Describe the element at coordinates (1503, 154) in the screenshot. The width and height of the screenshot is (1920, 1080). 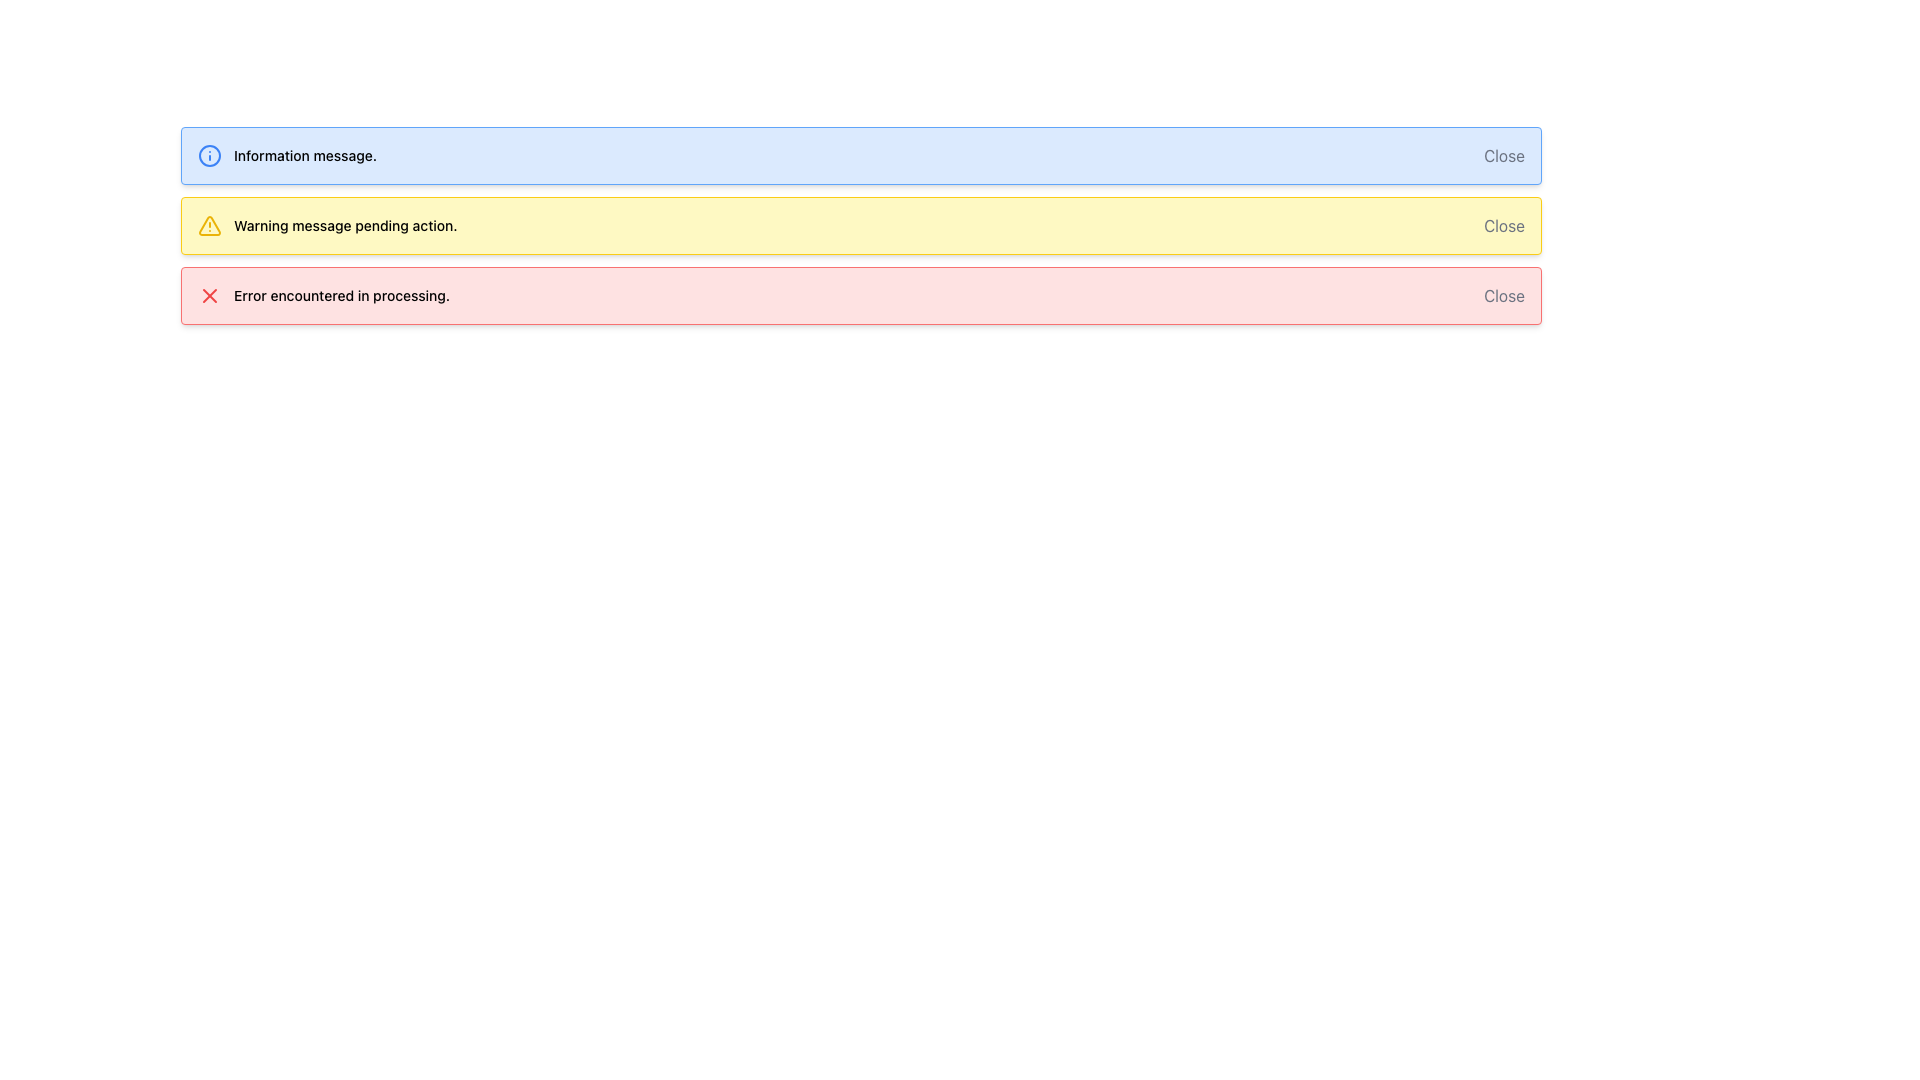
I see `the 'Close' button located at the upper right corner of the blue notification box` at that location.